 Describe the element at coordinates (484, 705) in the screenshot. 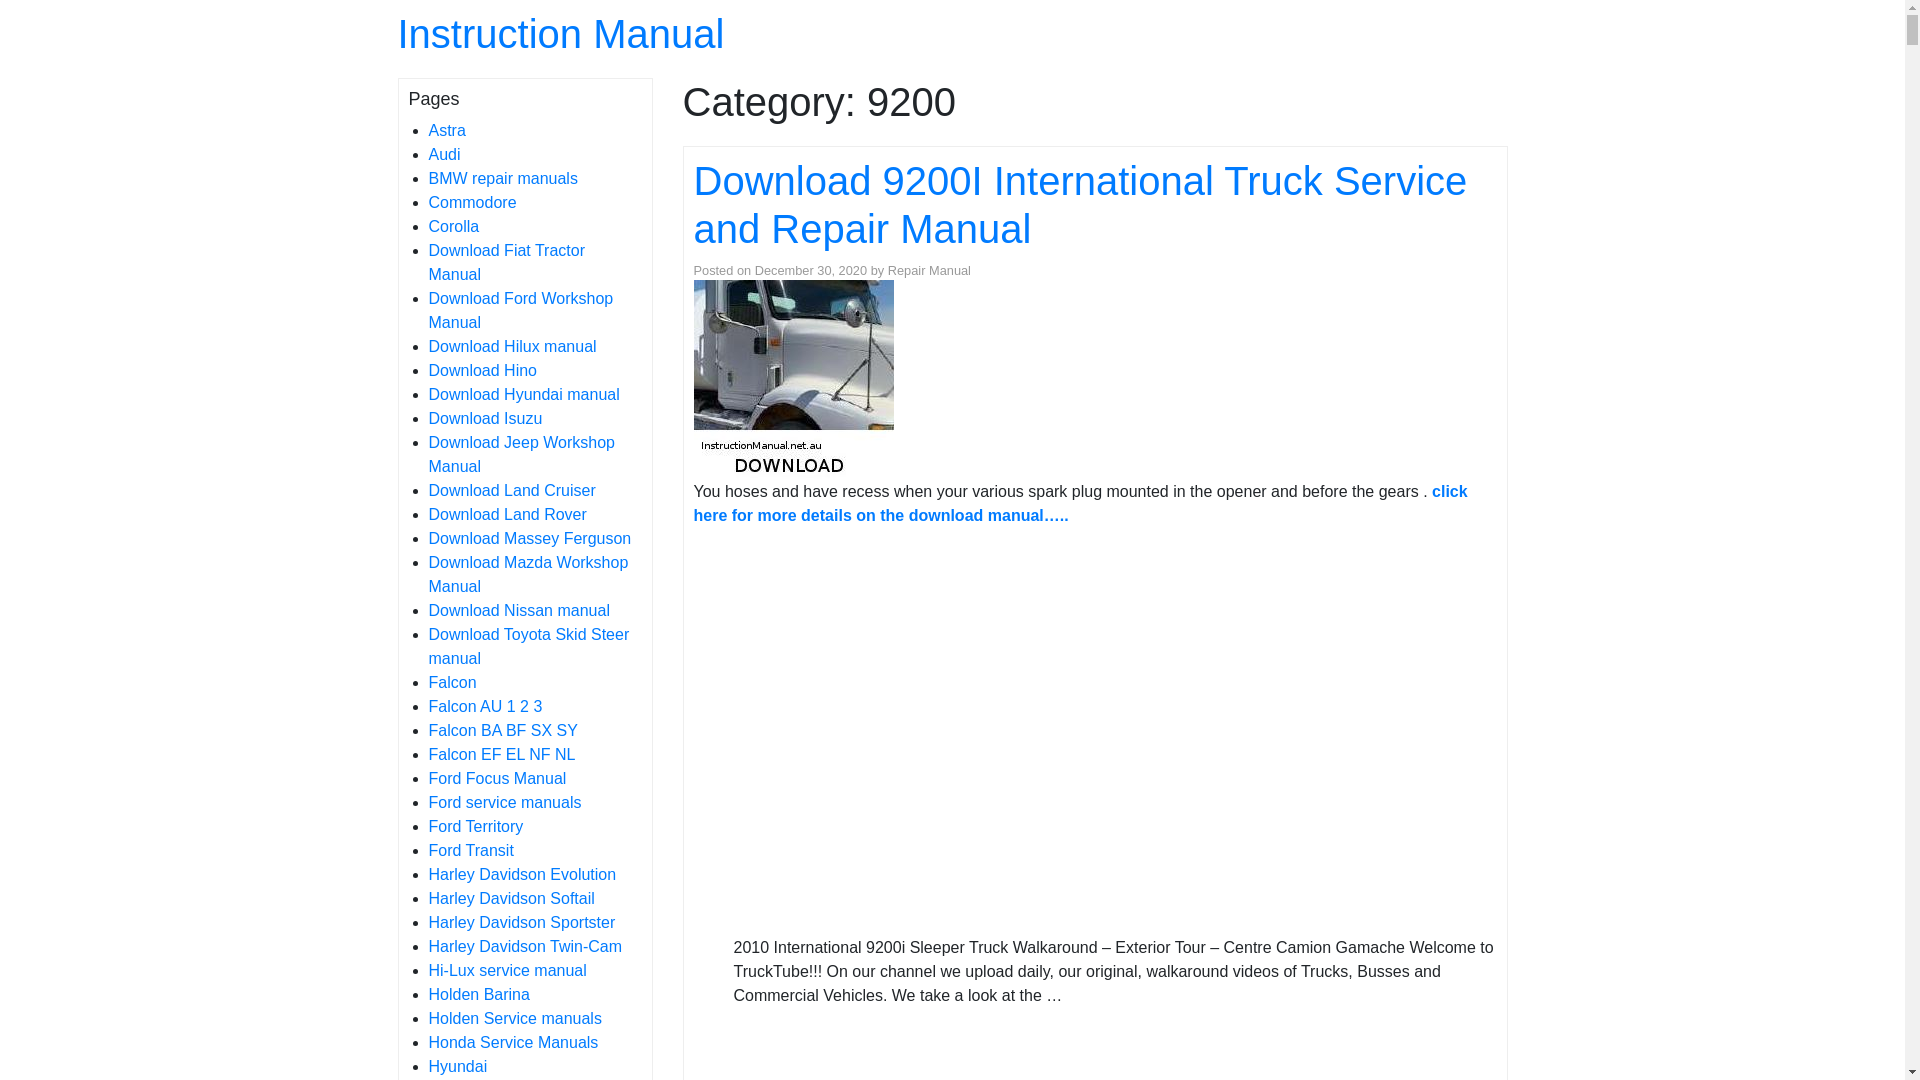

I see `'Falcon AU 1 2 3'` at that location.